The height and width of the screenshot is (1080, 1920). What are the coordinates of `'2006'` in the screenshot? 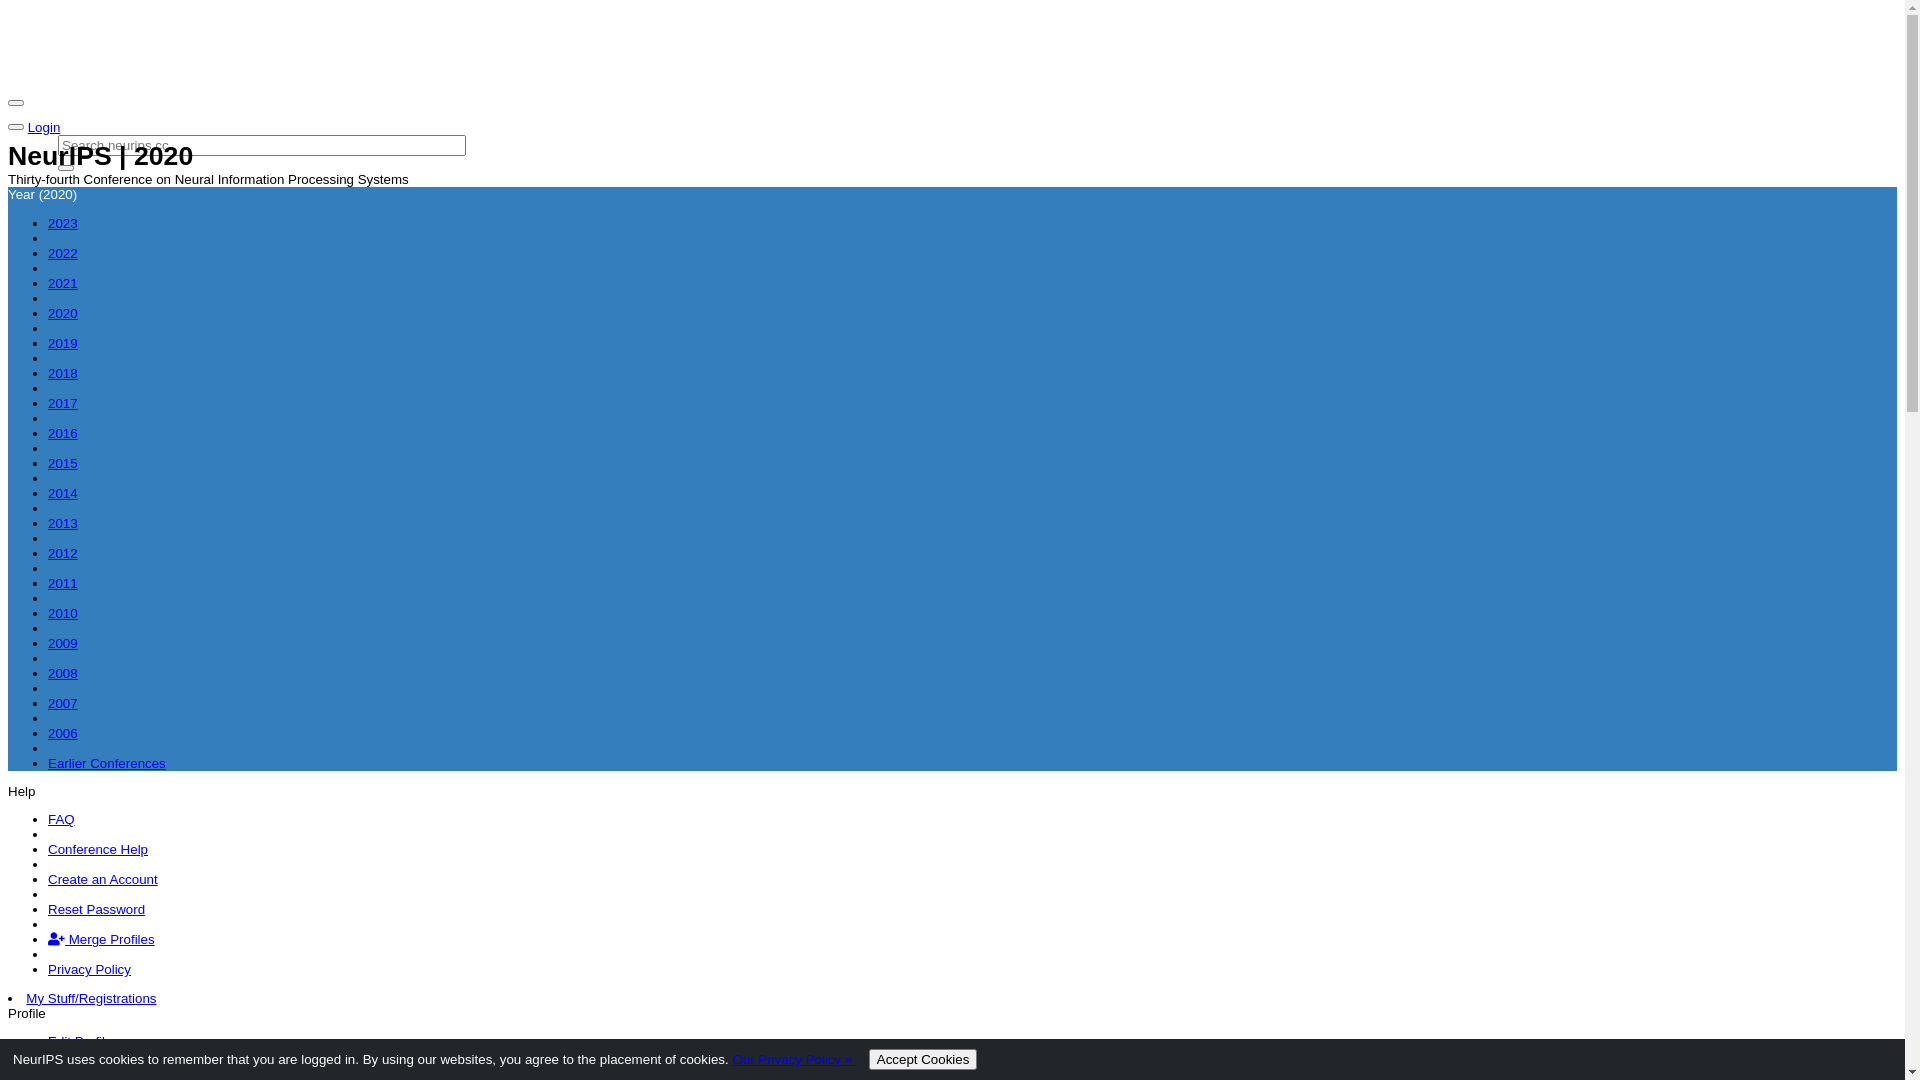 It's located at (62, 733).